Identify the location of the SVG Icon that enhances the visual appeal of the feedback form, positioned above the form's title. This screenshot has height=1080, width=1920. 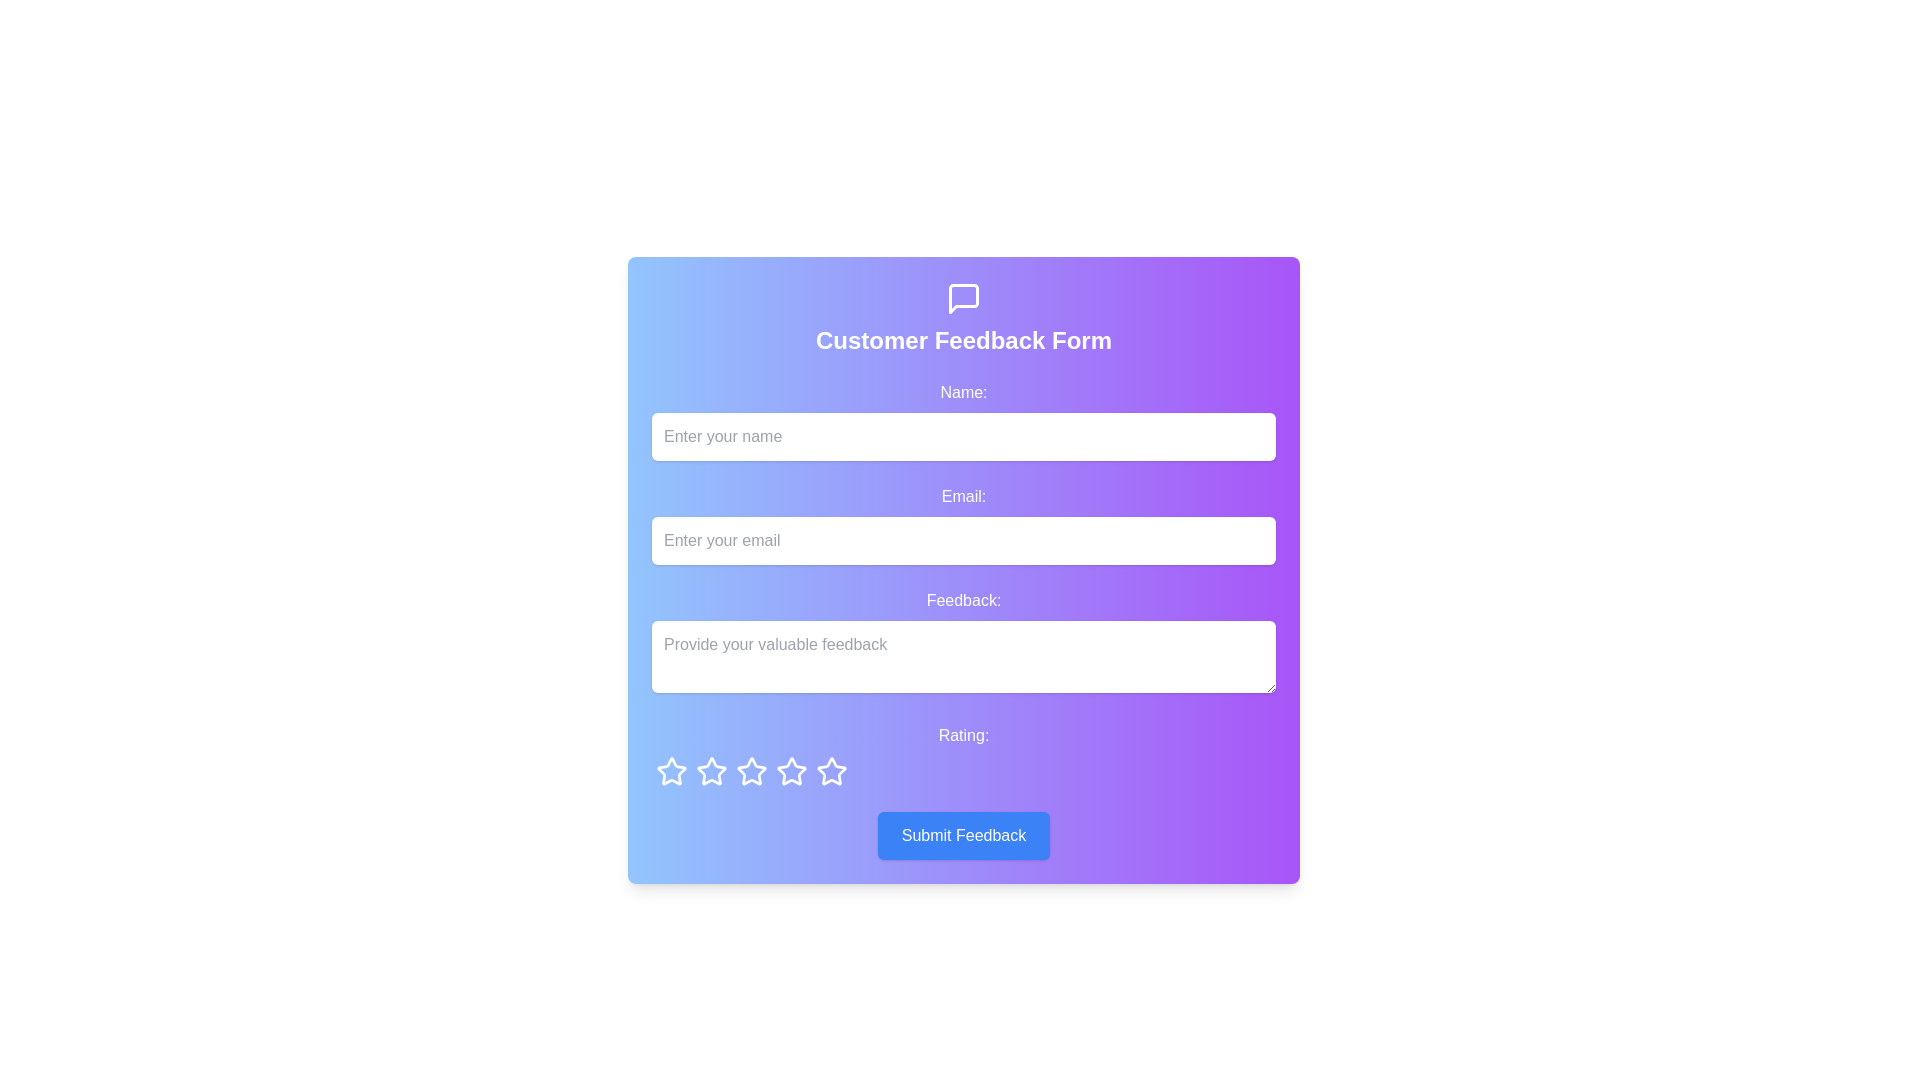
(964, 299).